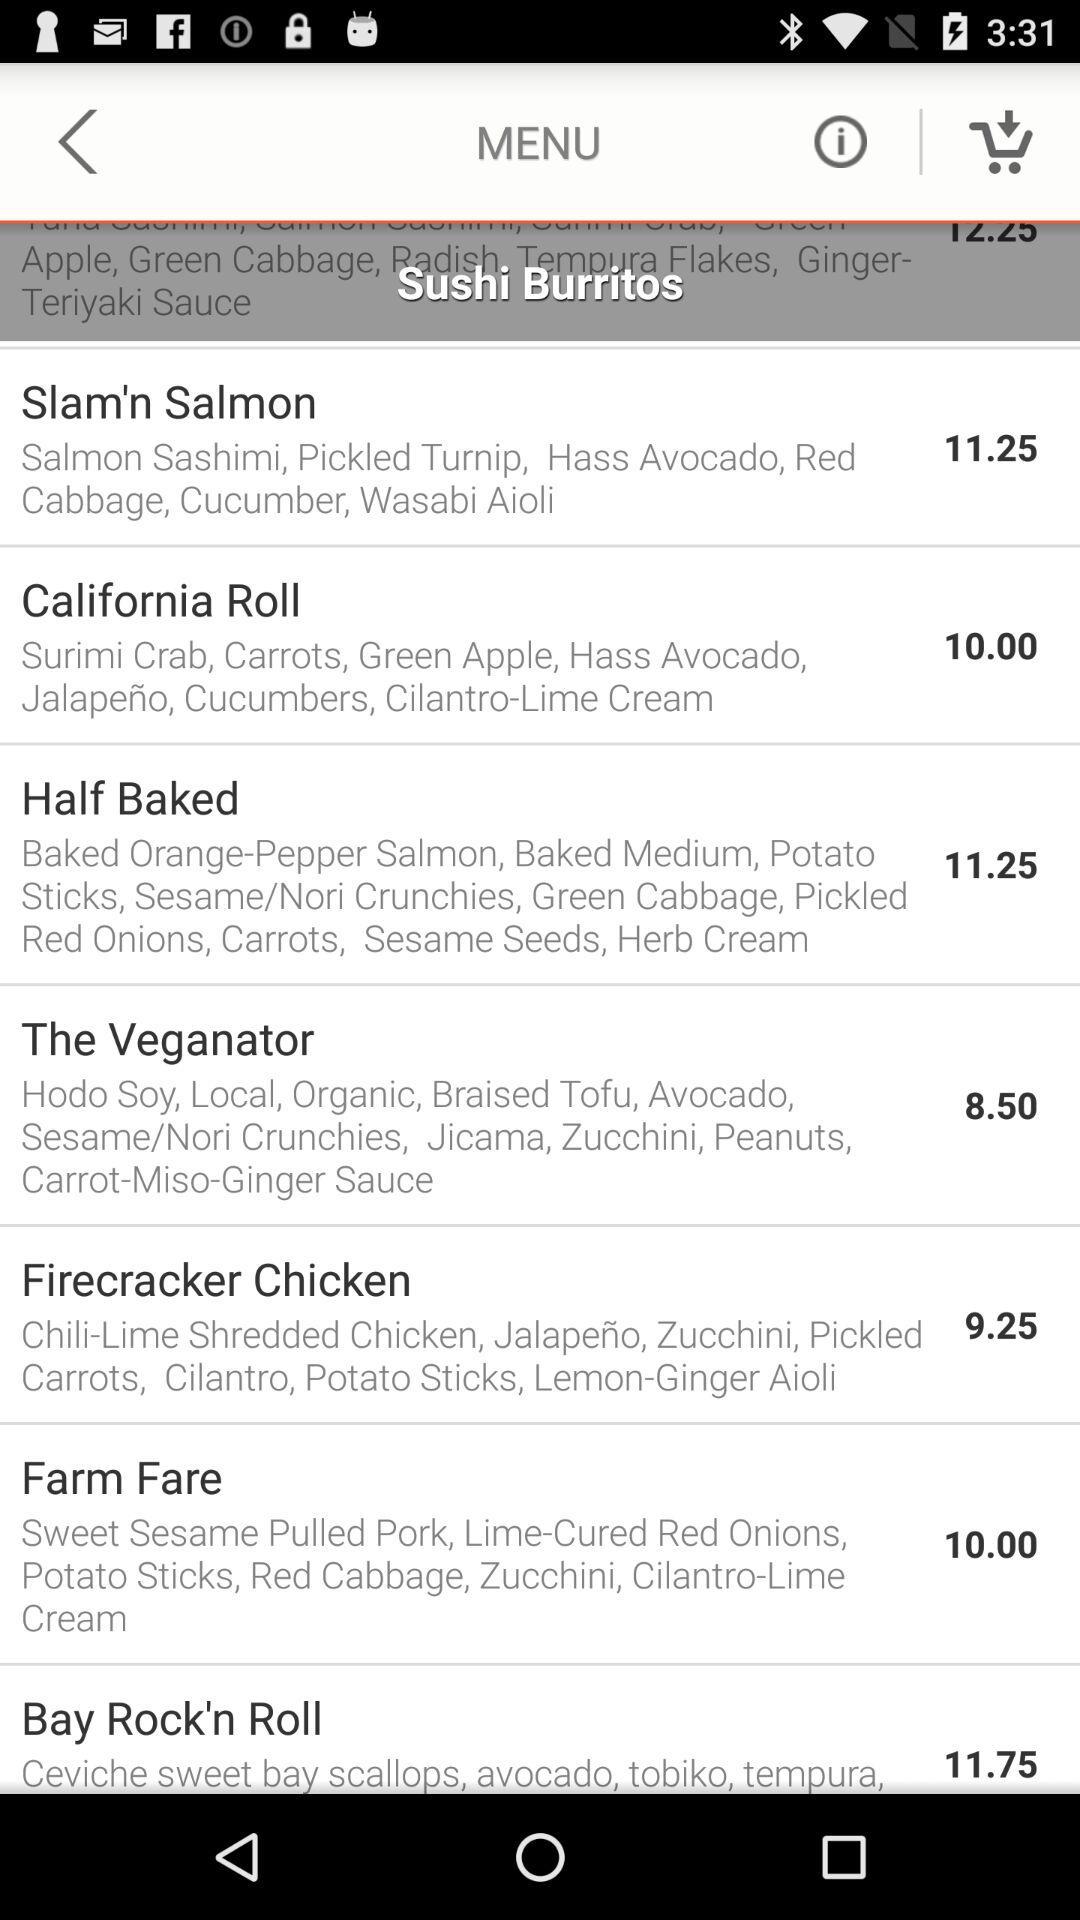  What do you see at coordinates (471, 597) in the screenshot?
I see `icon above surimi crab carrots` at bounding box center [471, 597].